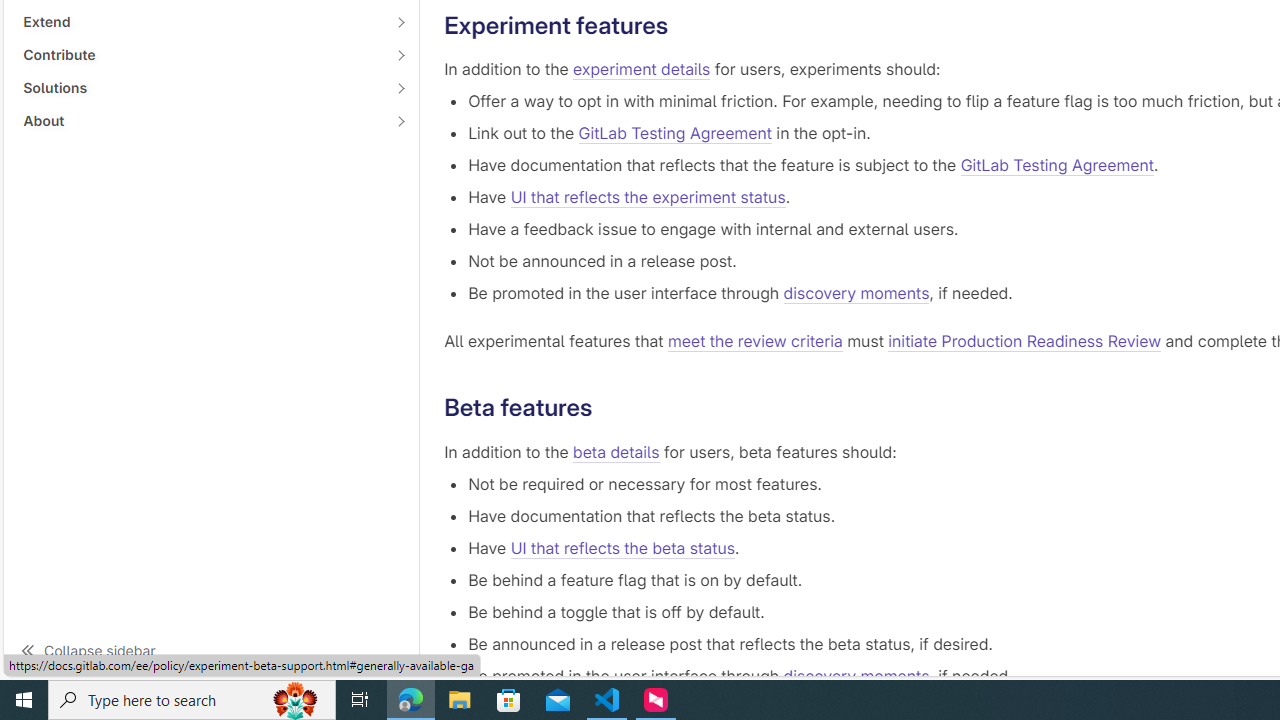 The height and width of the screenshot is (720, 1280). What do you see at coordinates (754, 341) in the screenshot?
I see `'meet the review criteria'` at bounding box center [754, 341].